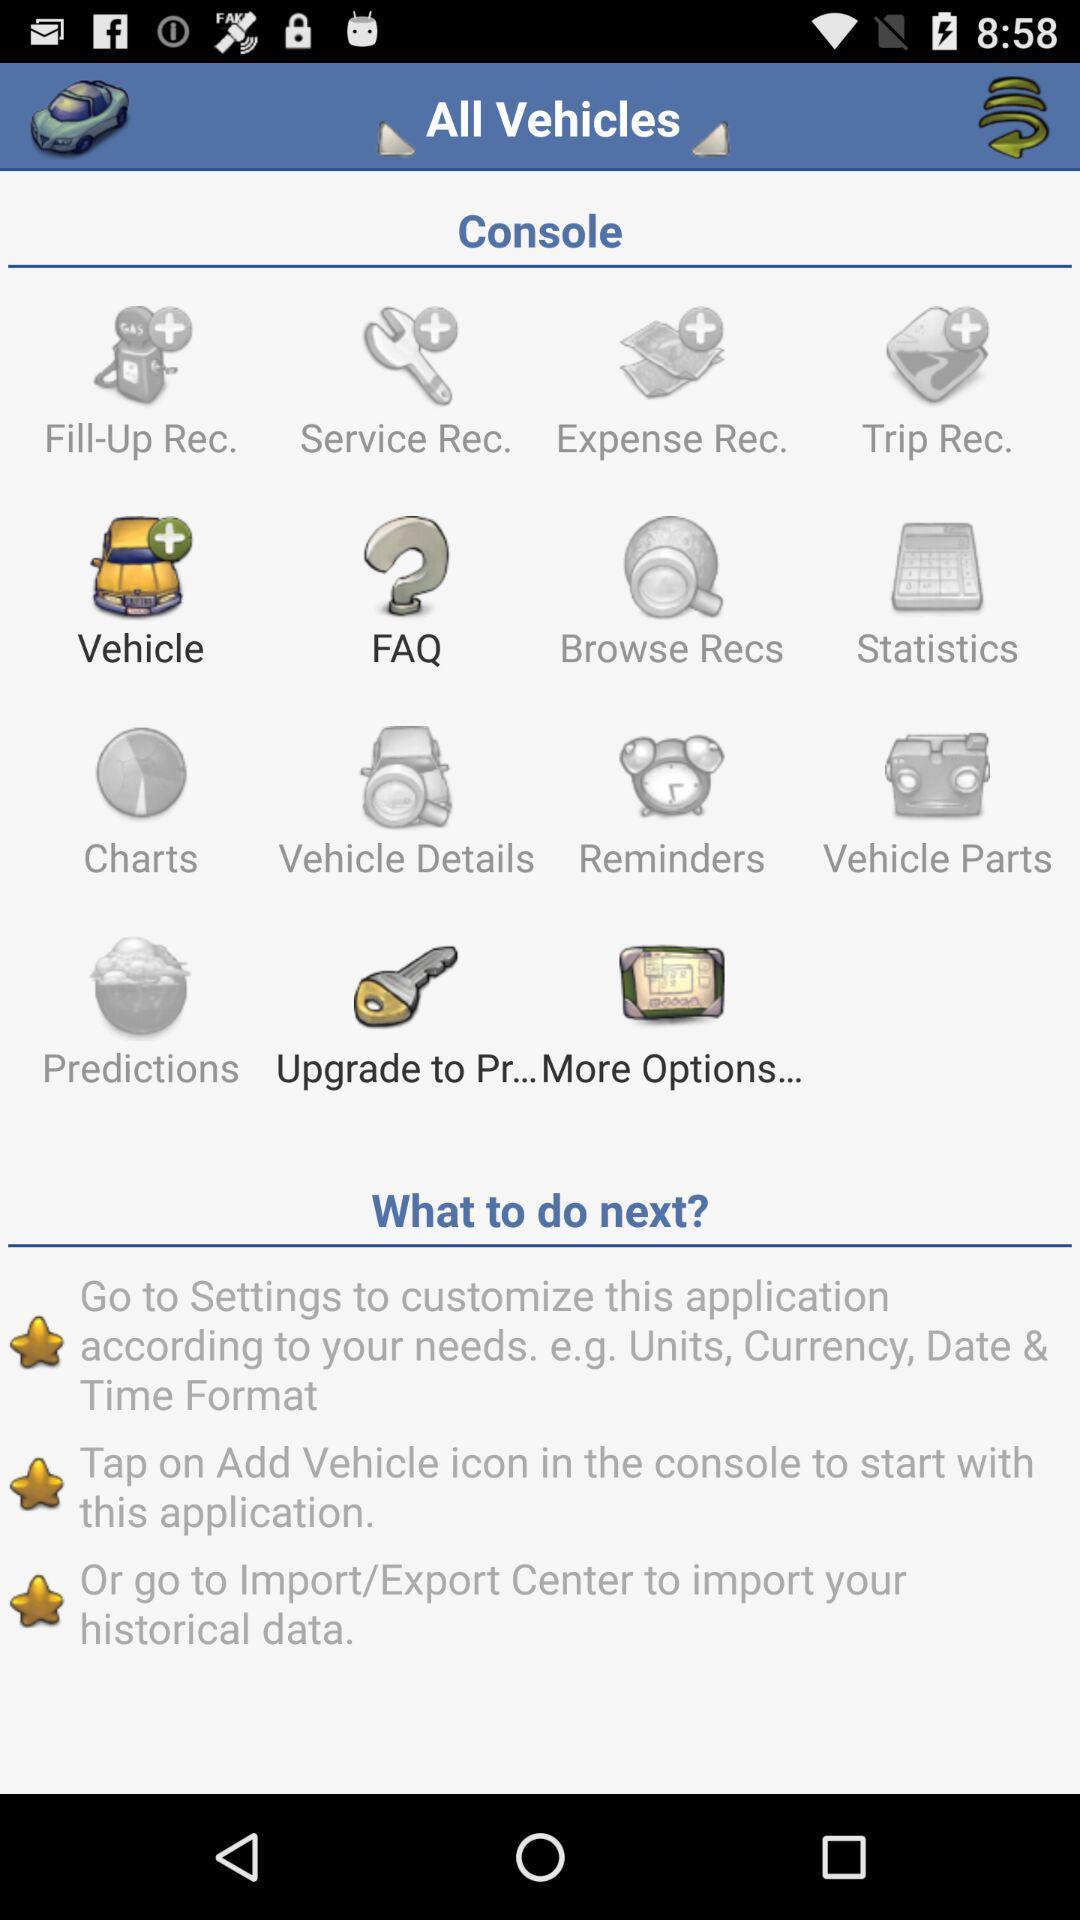 This screenshot has width=1080, height=1920. What do you see at coordinates (937, 811) in the screenshot?
I see `icon which is right to reminders` at bounding box center [937, 811].